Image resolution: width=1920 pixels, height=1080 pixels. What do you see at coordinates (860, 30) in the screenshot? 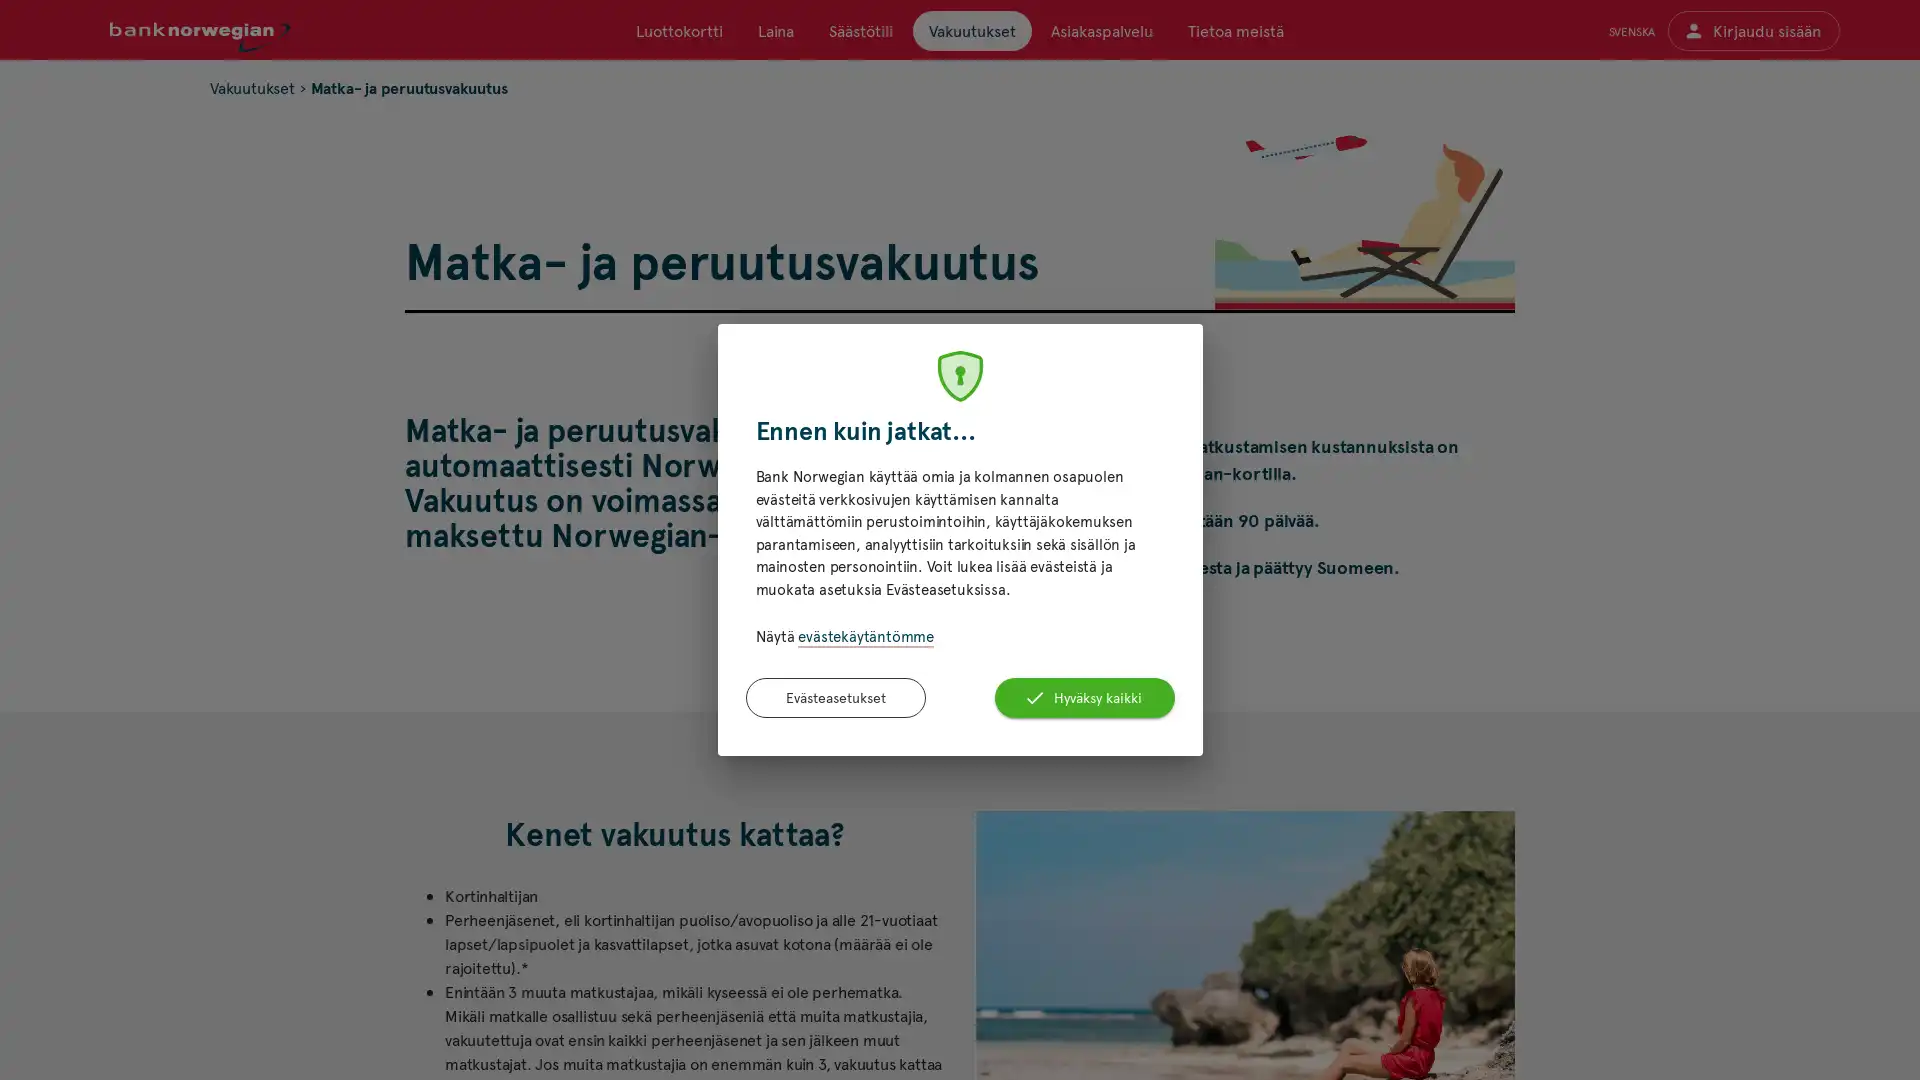
I see `Saastotili` at bounding box center [860, 30].